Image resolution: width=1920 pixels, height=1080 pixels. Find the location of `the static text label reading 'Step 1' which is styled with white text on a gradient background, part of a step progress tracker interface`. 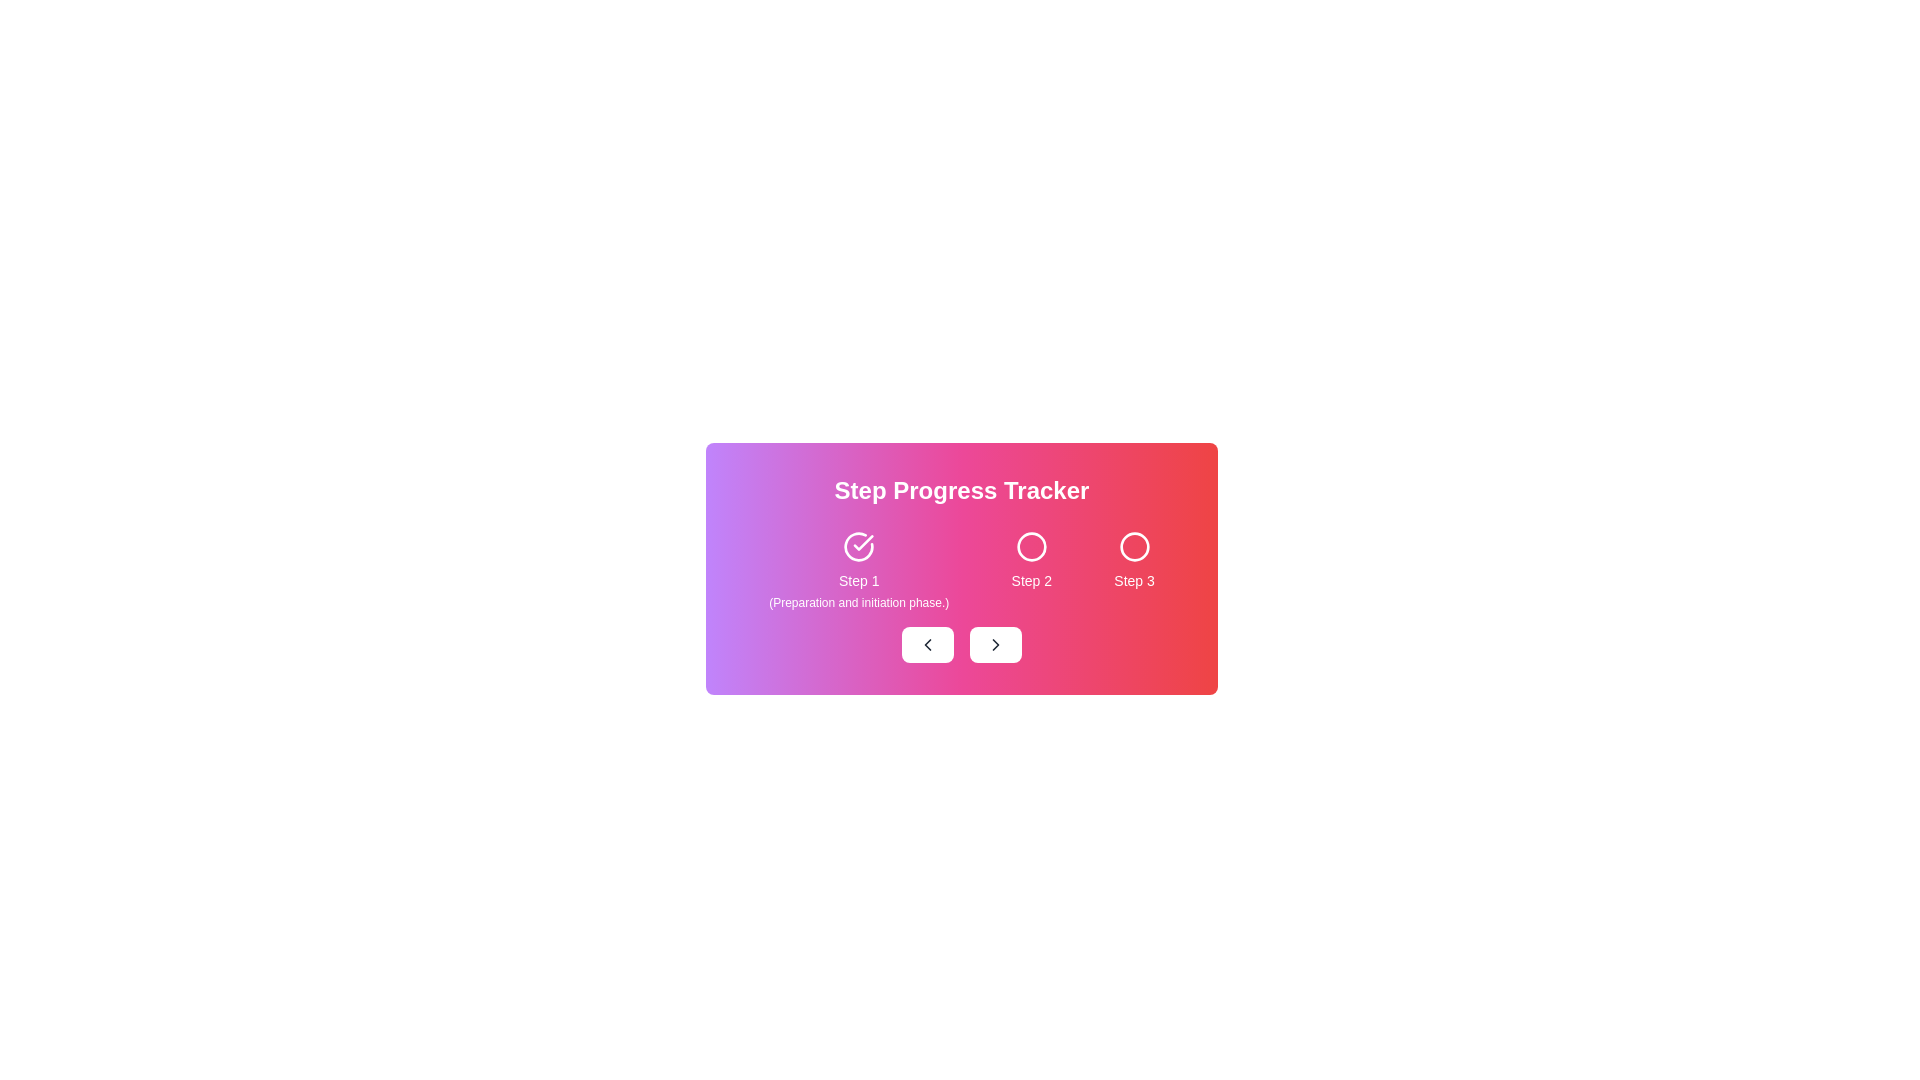

the static text label reading 'Step 1' which is styled with white text on a gradient background, part of a step progress tracker interface is located at coordinates (859, 581).